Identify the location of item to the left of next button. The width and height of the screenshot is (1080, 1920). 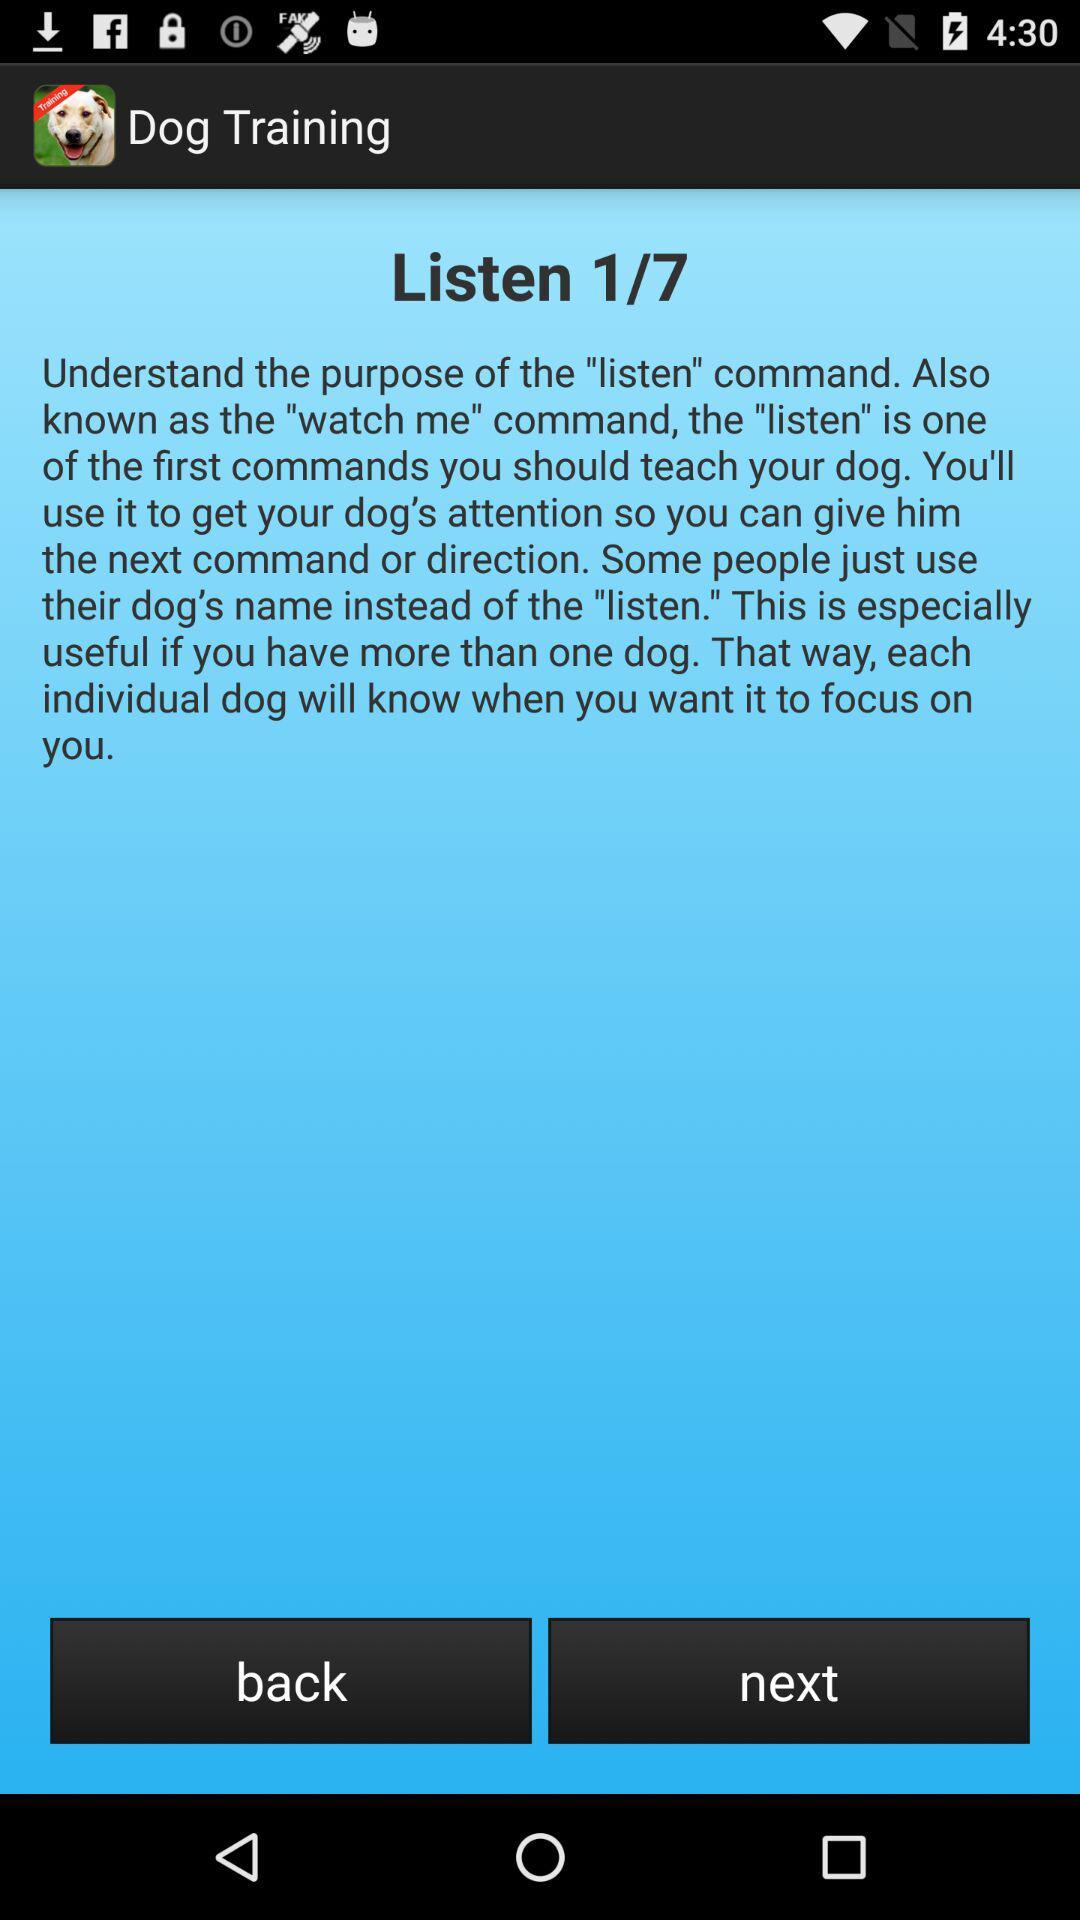
(290, 1680).